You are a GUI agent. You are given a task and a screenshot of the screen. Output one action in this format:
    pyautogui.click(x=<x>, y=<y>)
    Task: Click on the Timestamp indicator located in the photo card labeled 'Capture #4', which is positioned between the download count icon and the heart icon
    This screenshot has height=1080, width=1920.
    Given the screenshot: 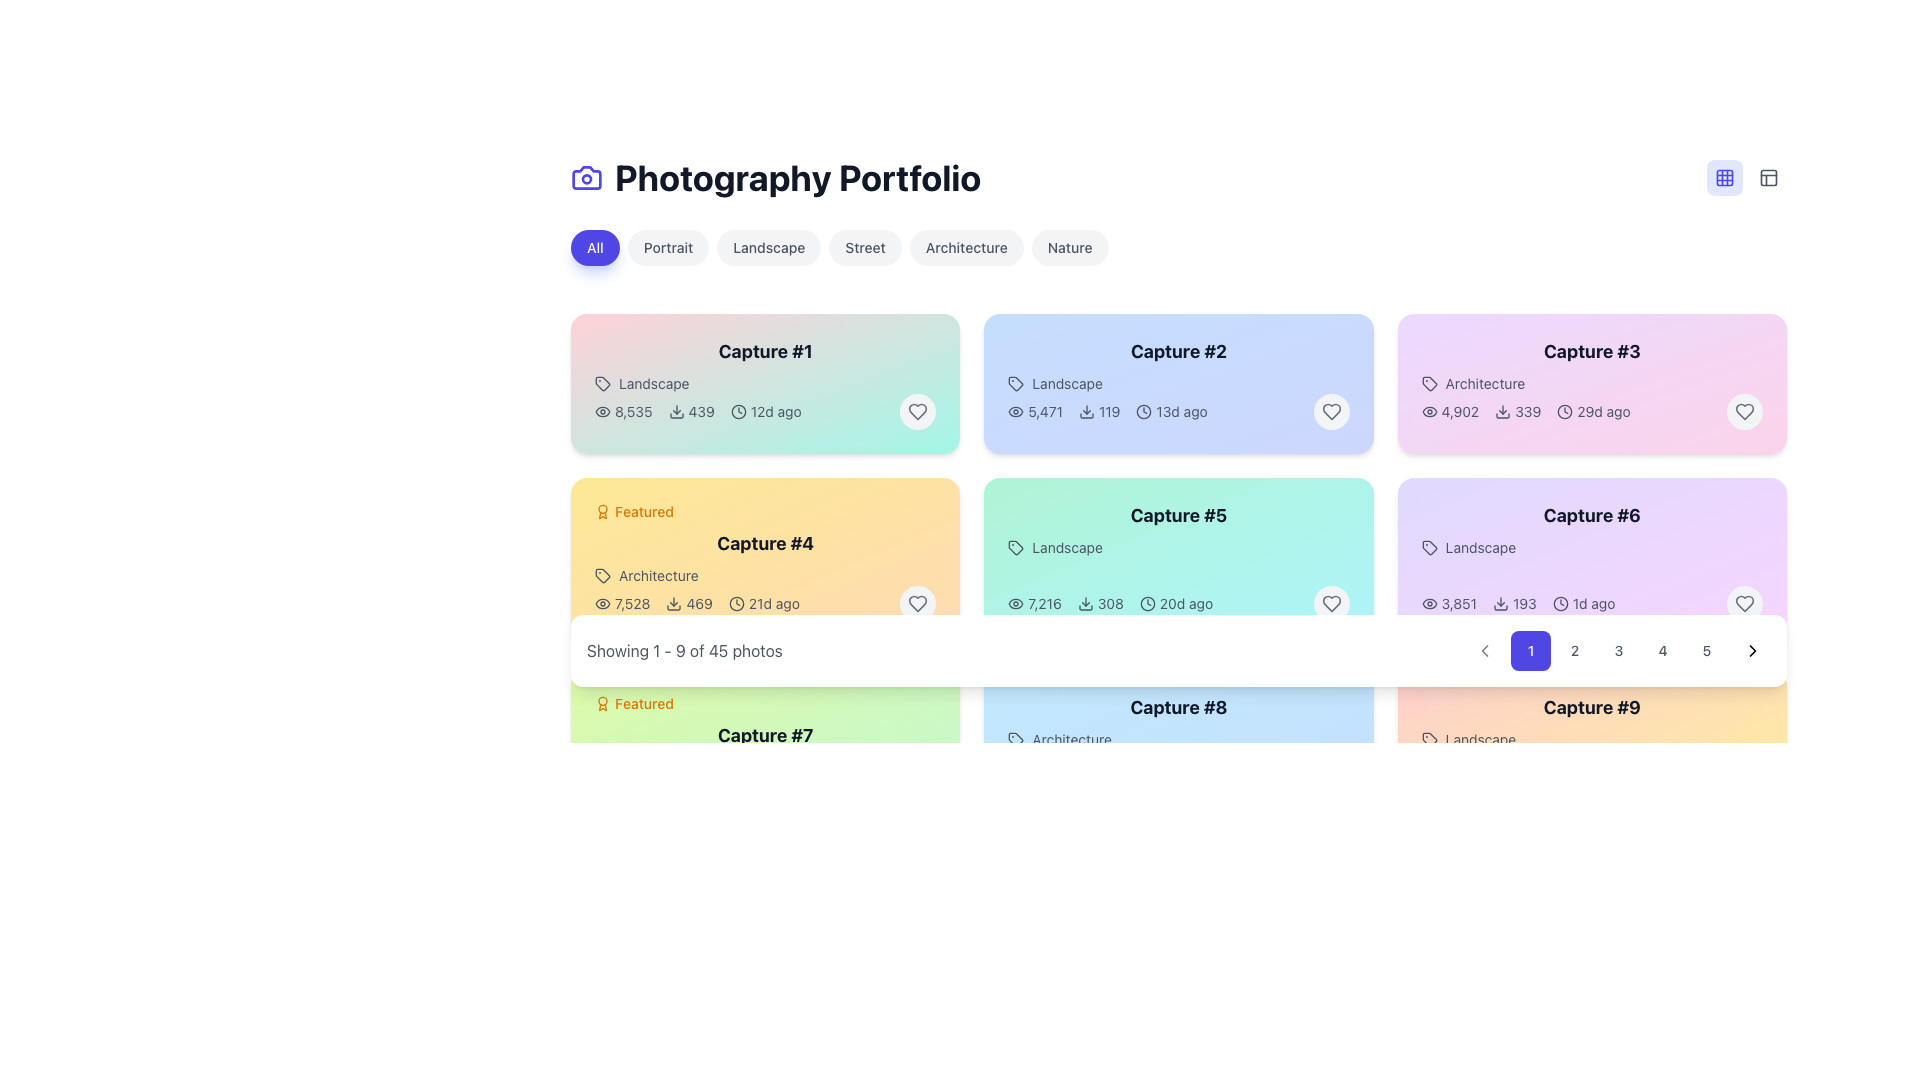 What is the action you would take?
    pyautogui.click(x=763, y=603)
    